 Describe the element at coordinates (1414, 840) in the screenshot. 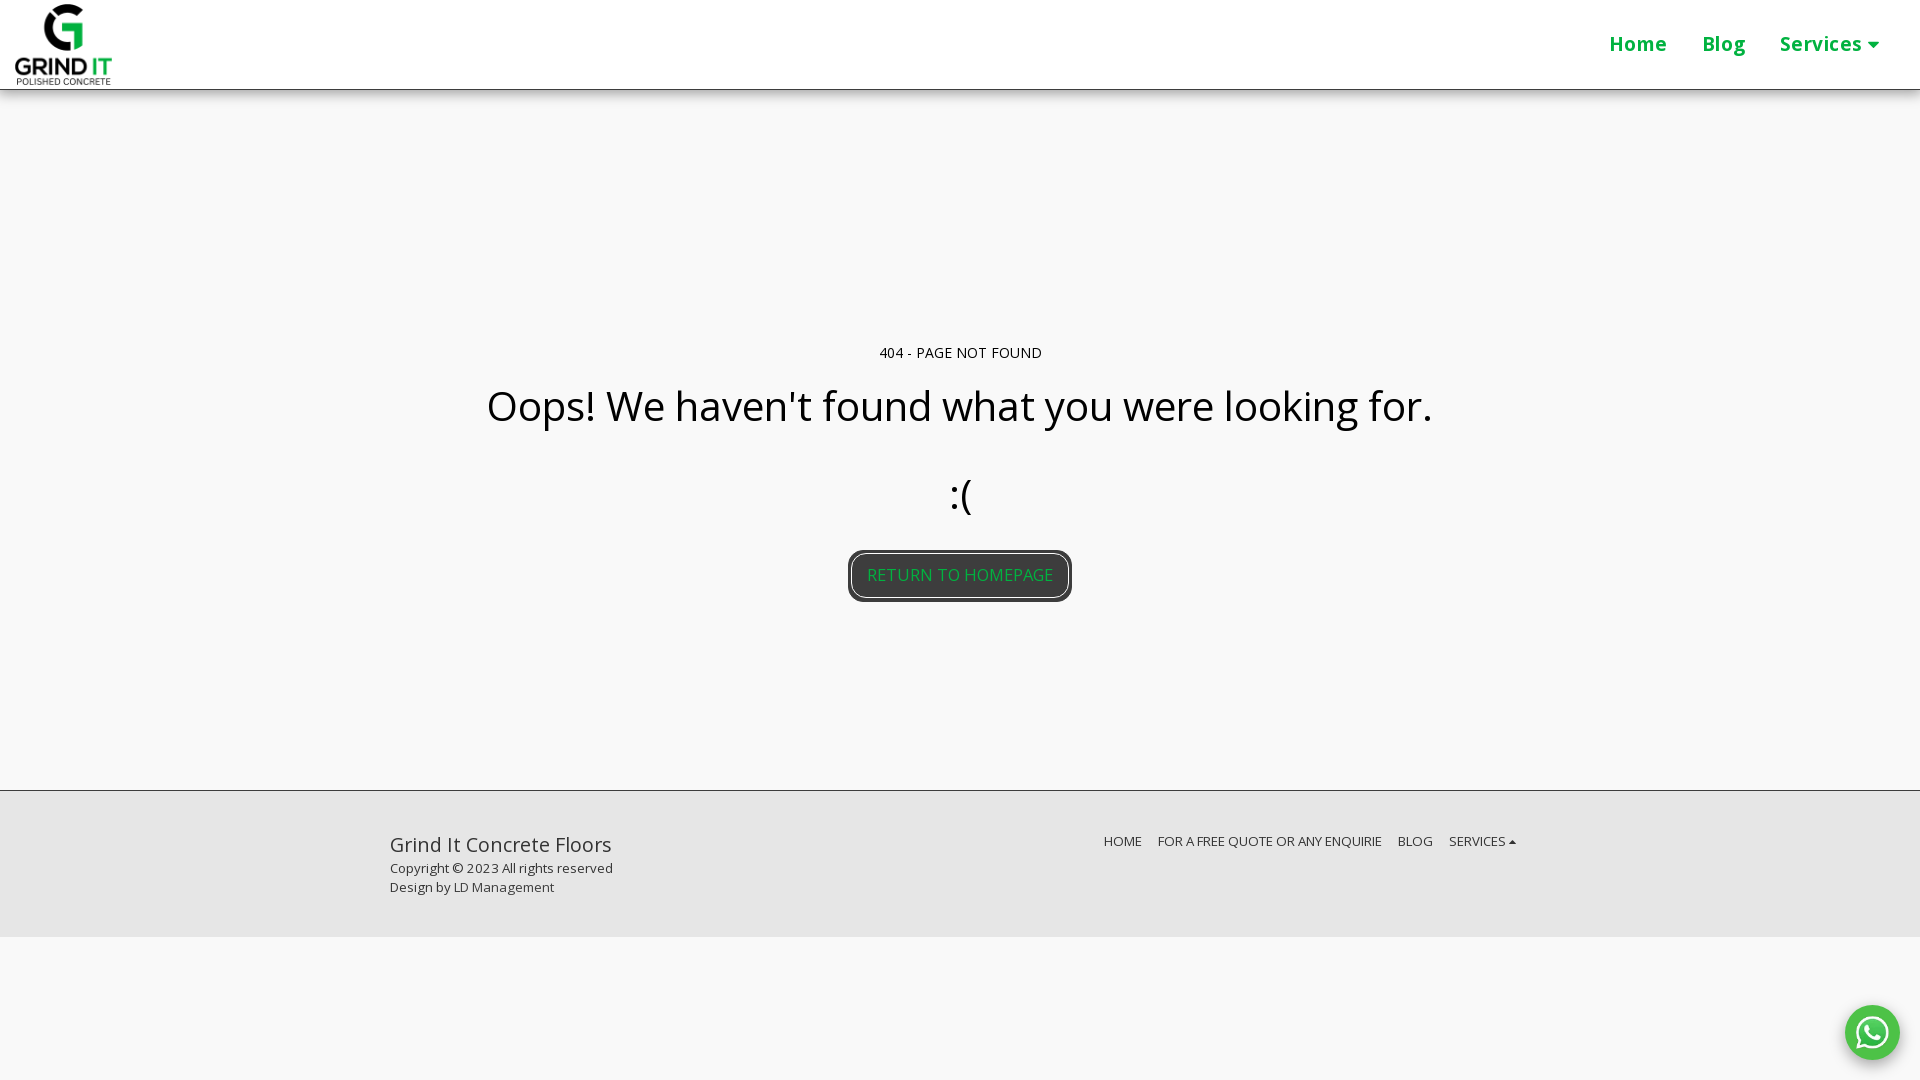

I see `'BLOG'` at that location.